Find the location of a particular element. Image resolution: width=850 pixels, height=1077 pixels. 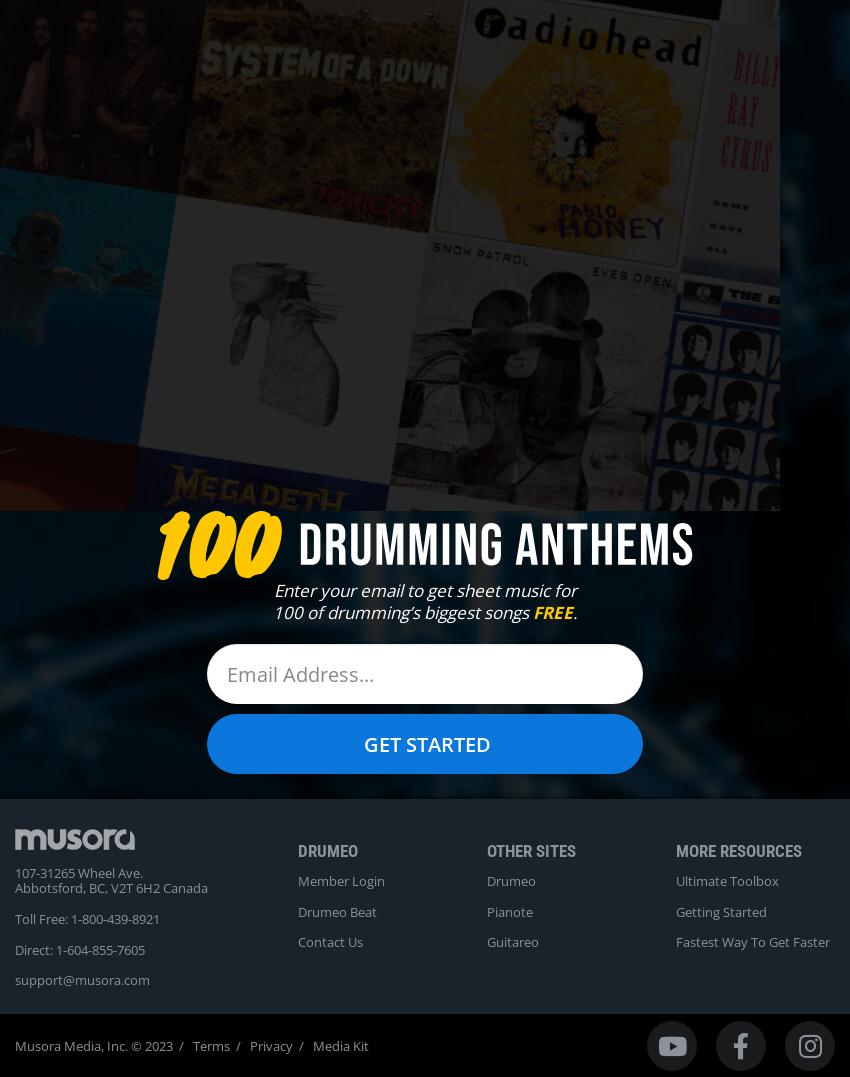

'Pianote' is located at coordinates (510, 911).